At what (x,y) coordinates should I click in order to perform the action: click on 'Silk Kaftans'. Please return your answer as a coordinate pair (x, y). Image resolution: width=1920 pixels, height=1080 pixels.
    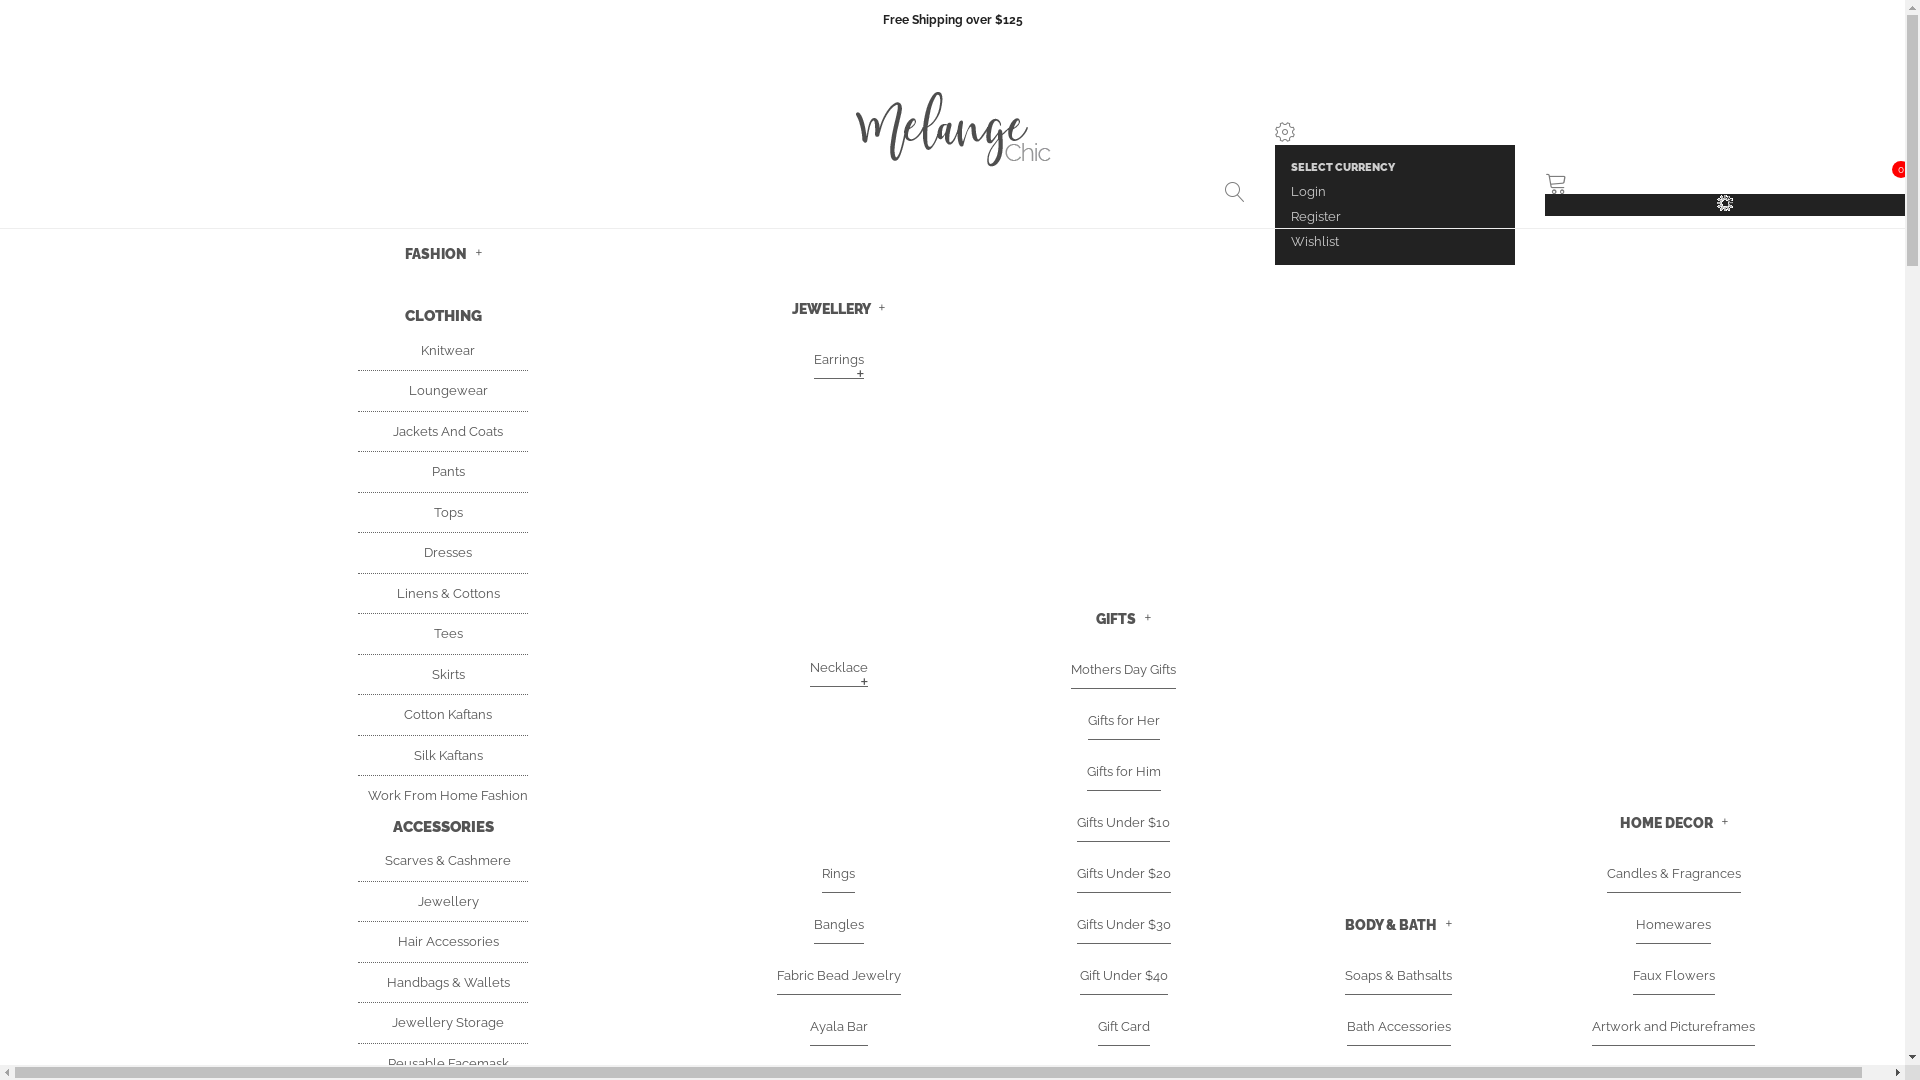
    Looking at the image, I should click on (442, 755).